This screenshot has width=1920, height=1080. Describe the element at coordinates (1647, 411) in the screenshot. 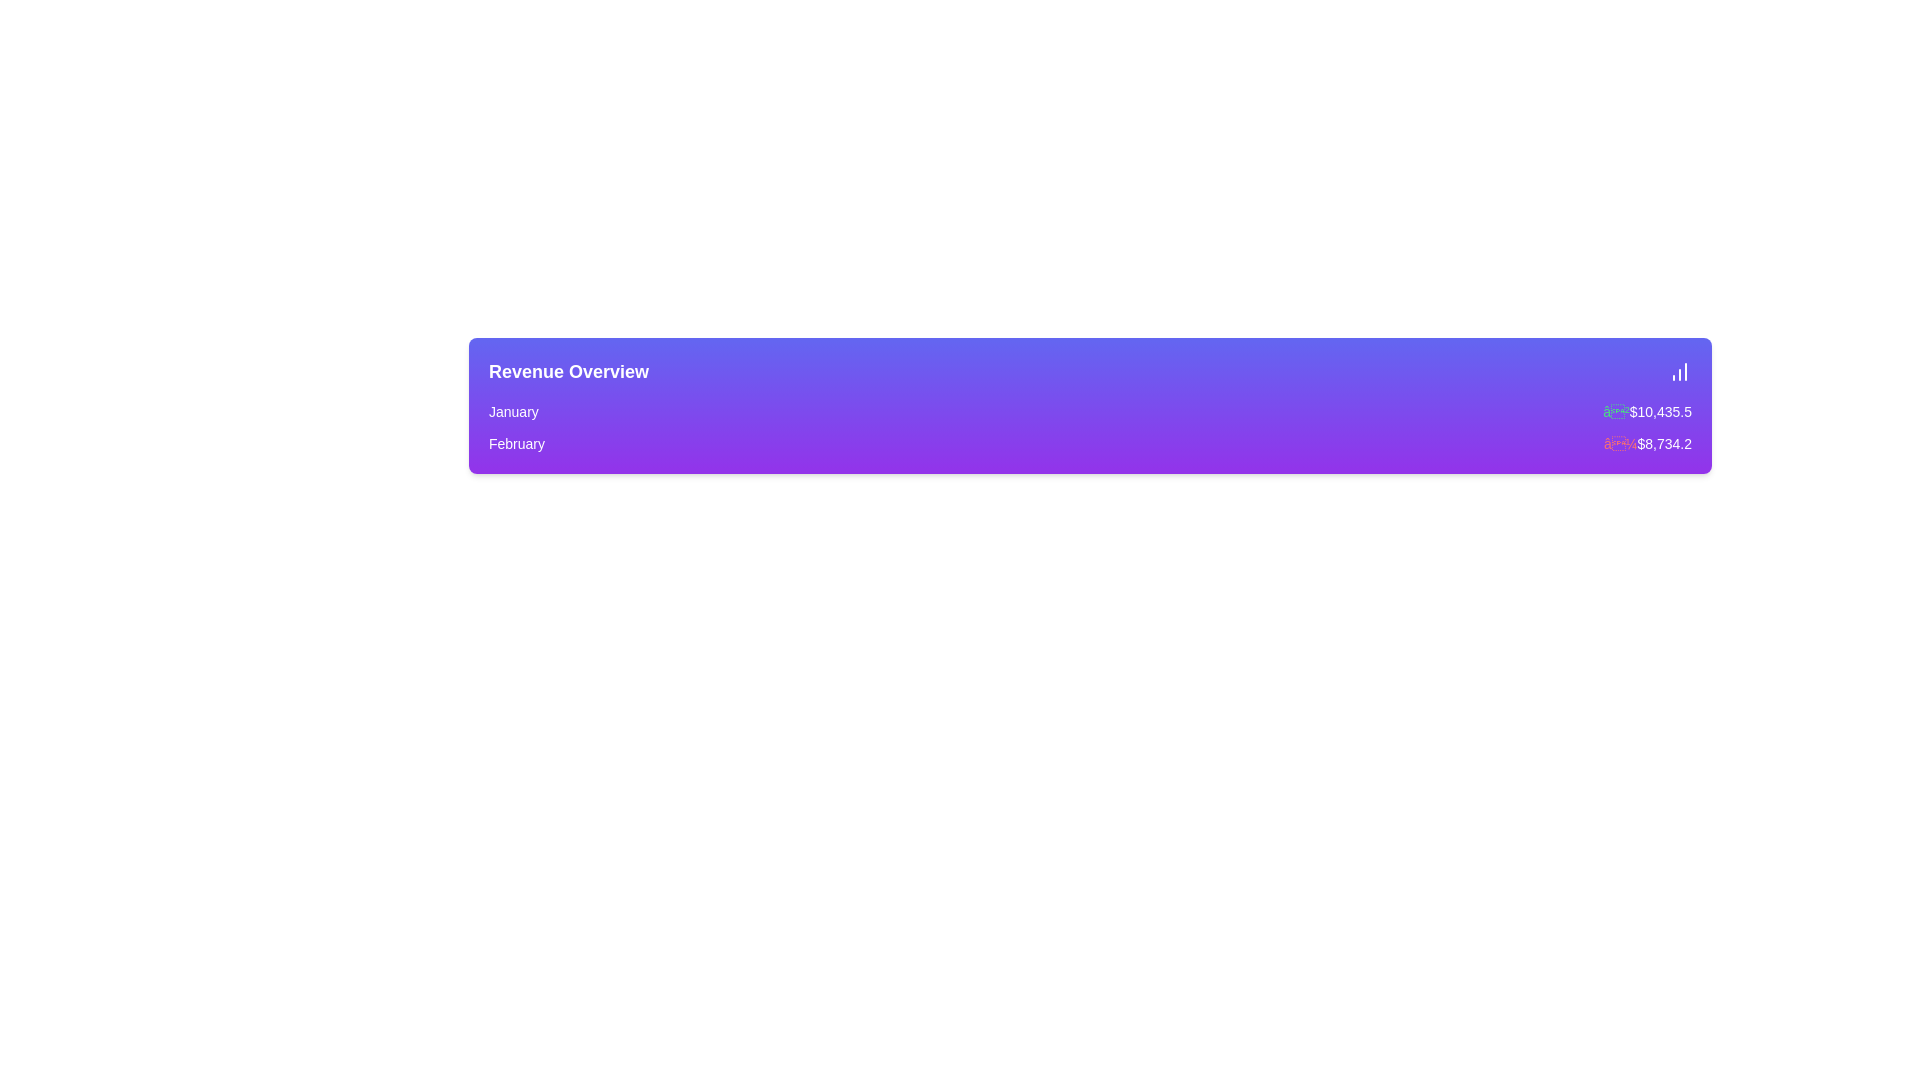

I see `monetary value displayed for January, which is indicated by a green triangle suggesting a positive trend, located at the top-right corner of the interface, aligned with the 'January' label` at that location.